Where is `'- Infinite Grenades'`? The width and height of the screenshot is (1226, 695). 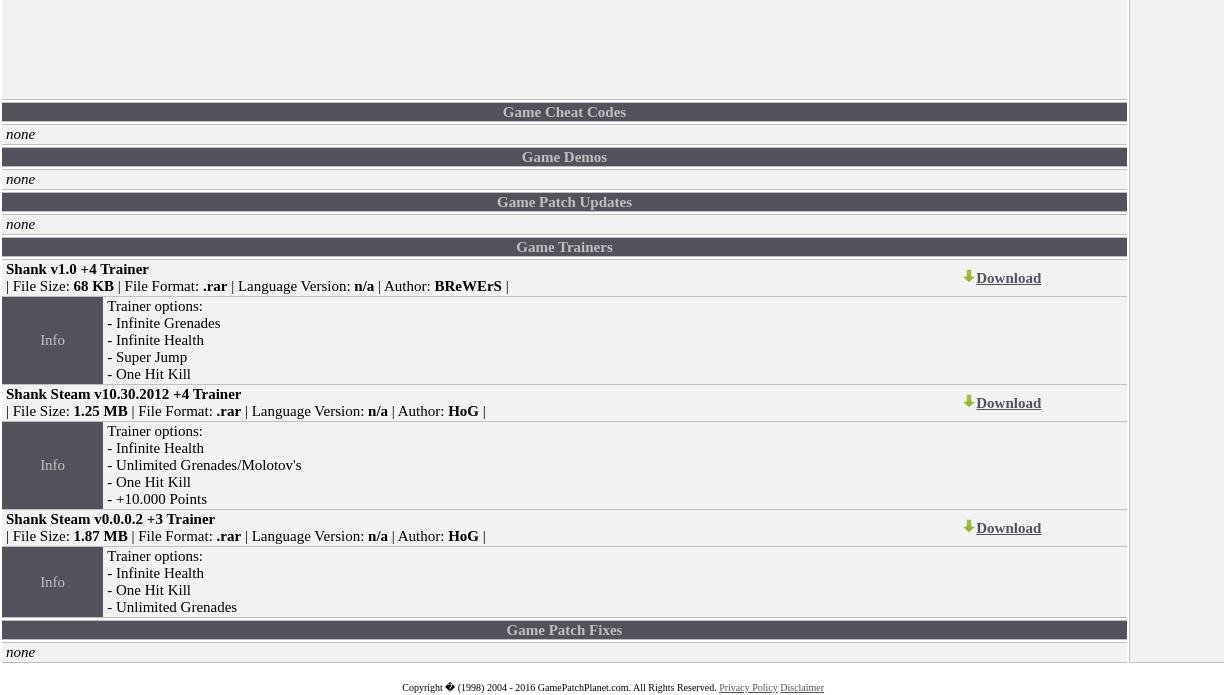
'- Infinite Grenades' is located at coordinates (162, 322).